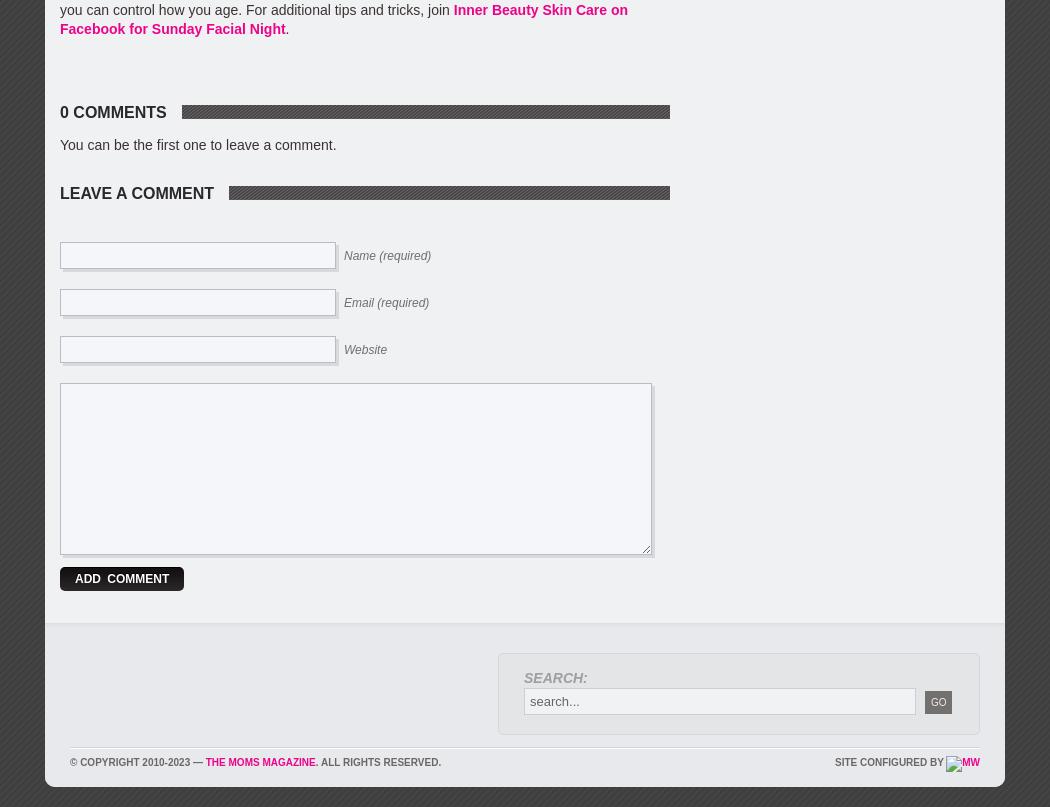 The width and height of the screenshot is (1050, 807). I want to click on 'Email  (required)', so click(386, 300).